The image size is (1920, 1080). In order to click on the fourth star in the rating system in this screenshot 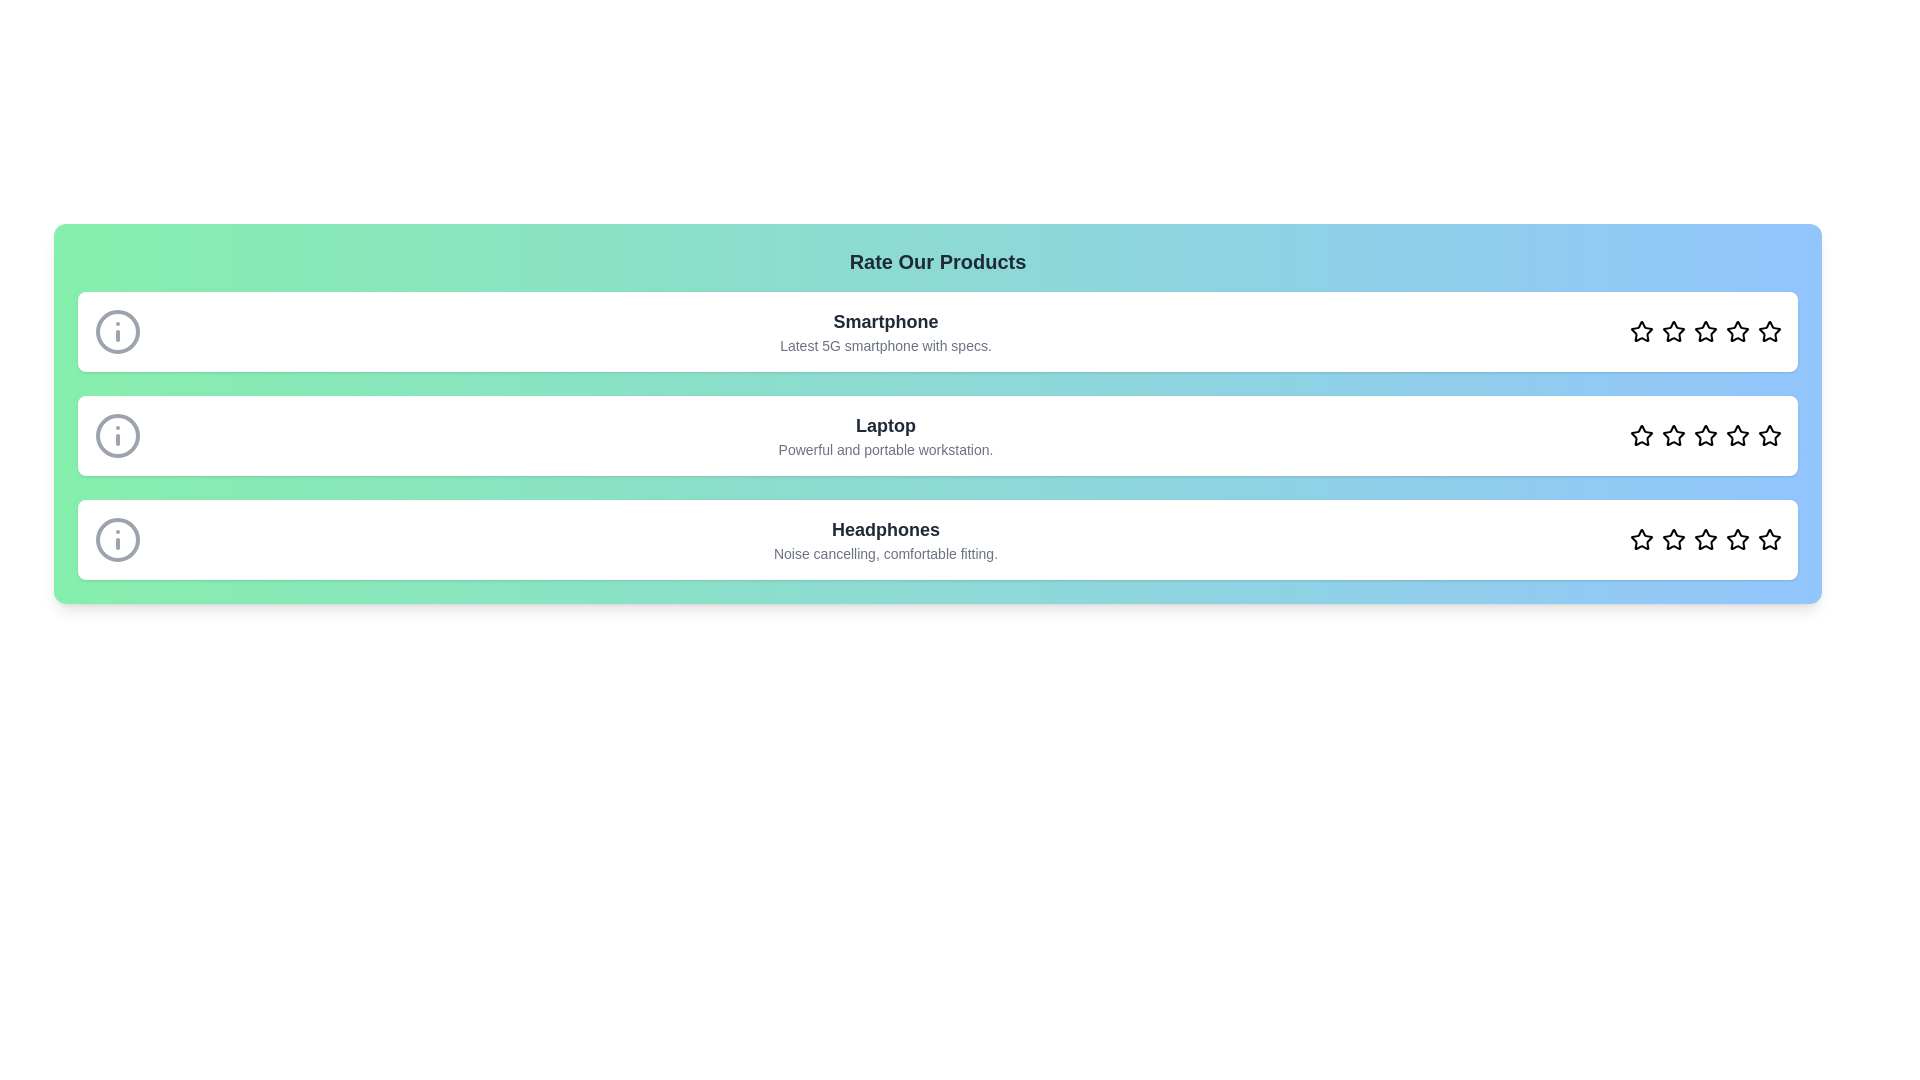, I will do `click(1736, 538)`.